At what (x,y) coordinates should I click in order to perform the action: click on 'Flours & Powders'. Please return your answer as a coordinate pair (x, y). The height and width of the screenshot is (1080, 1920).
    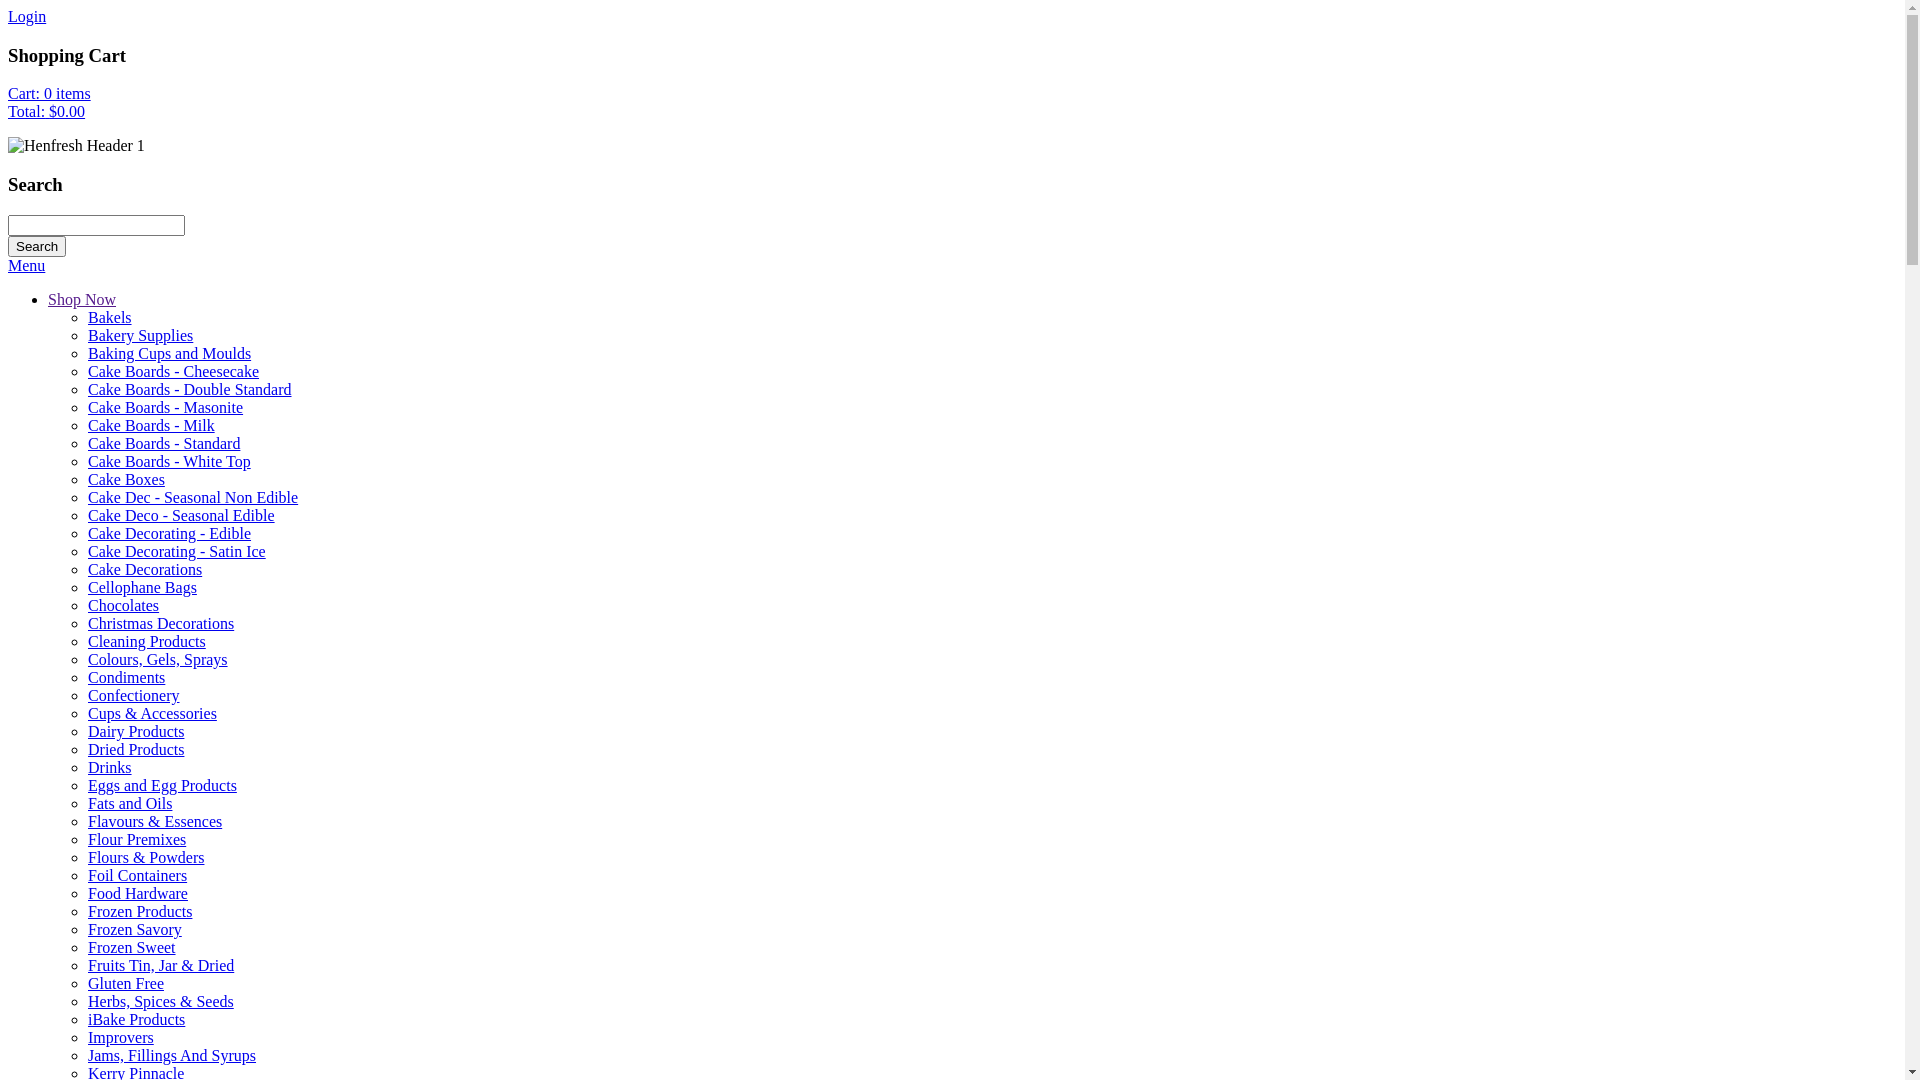
    Looking at the image, I should click on (144, 856).